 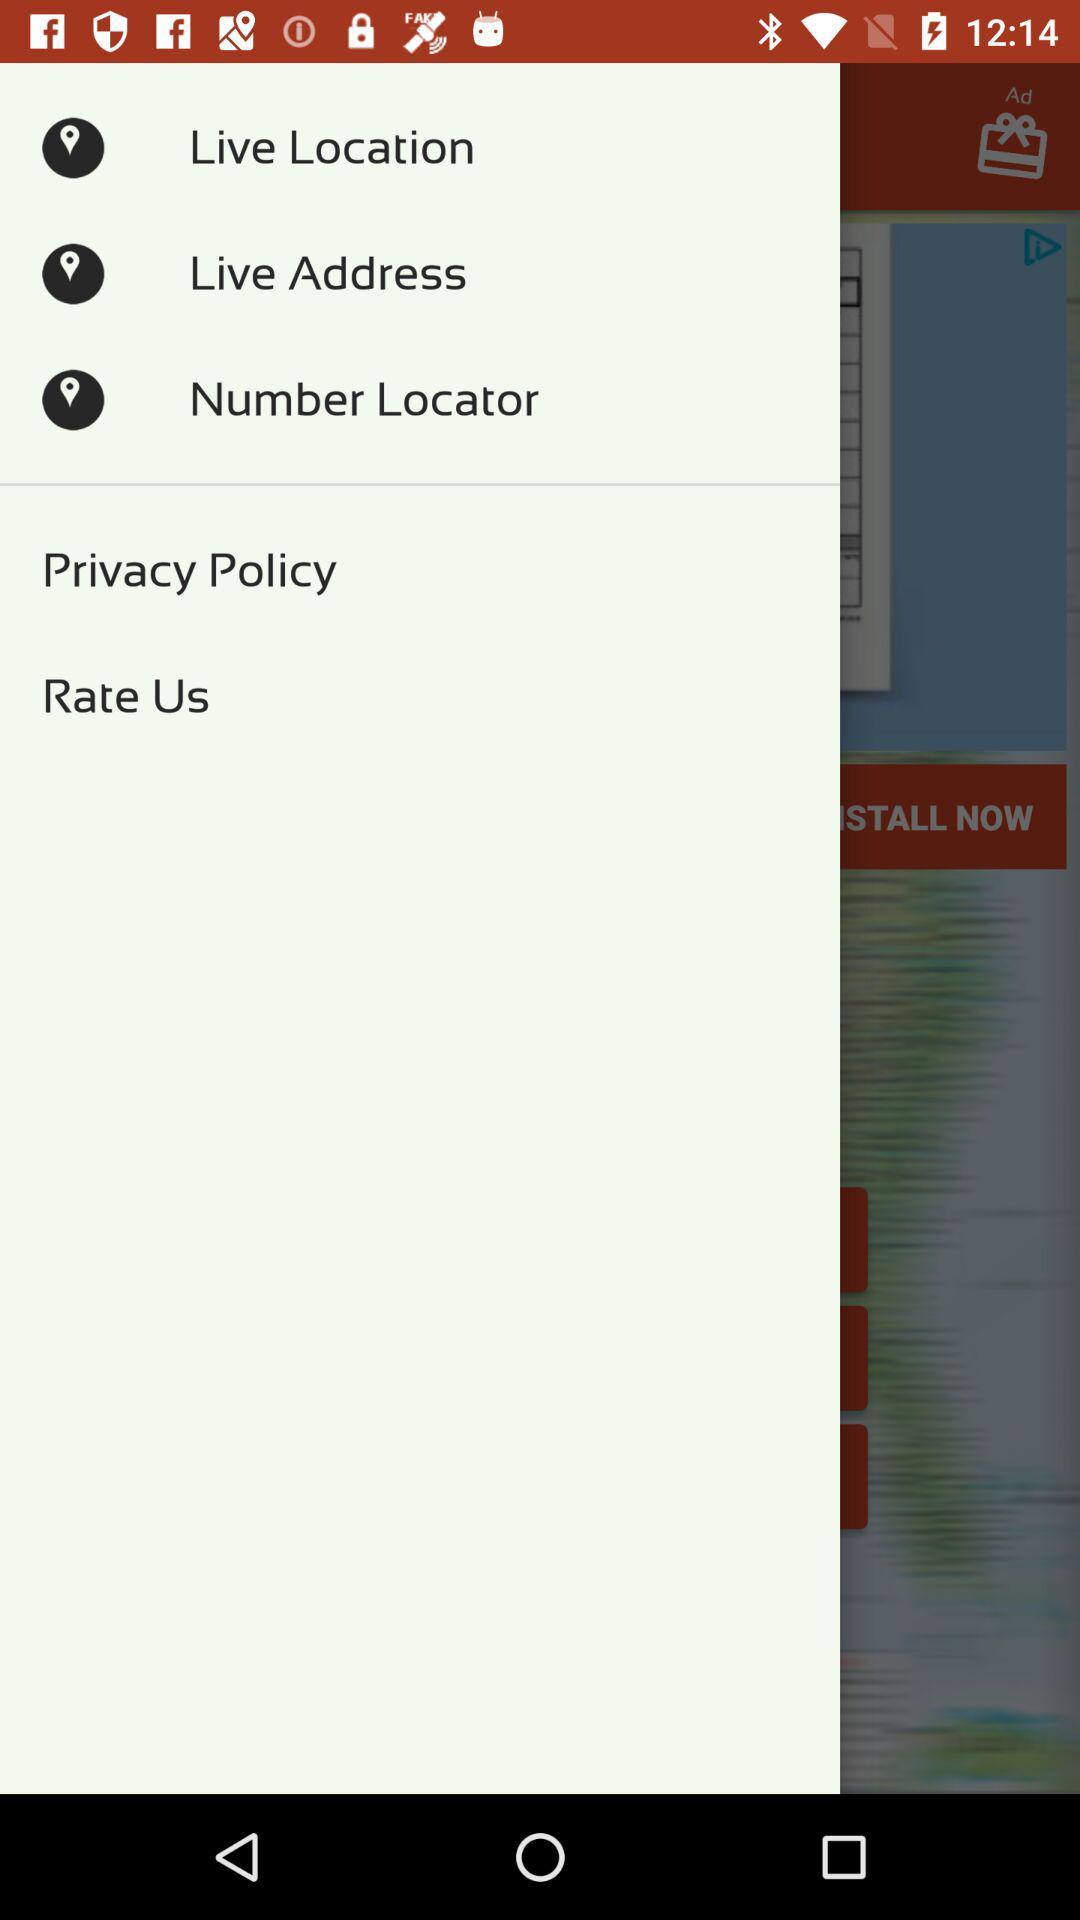 What do you see at coordinates (1022, 151) in the screenshot?
I see `the symbol just below ad at the right corner` at bounding box center [1022, 151].